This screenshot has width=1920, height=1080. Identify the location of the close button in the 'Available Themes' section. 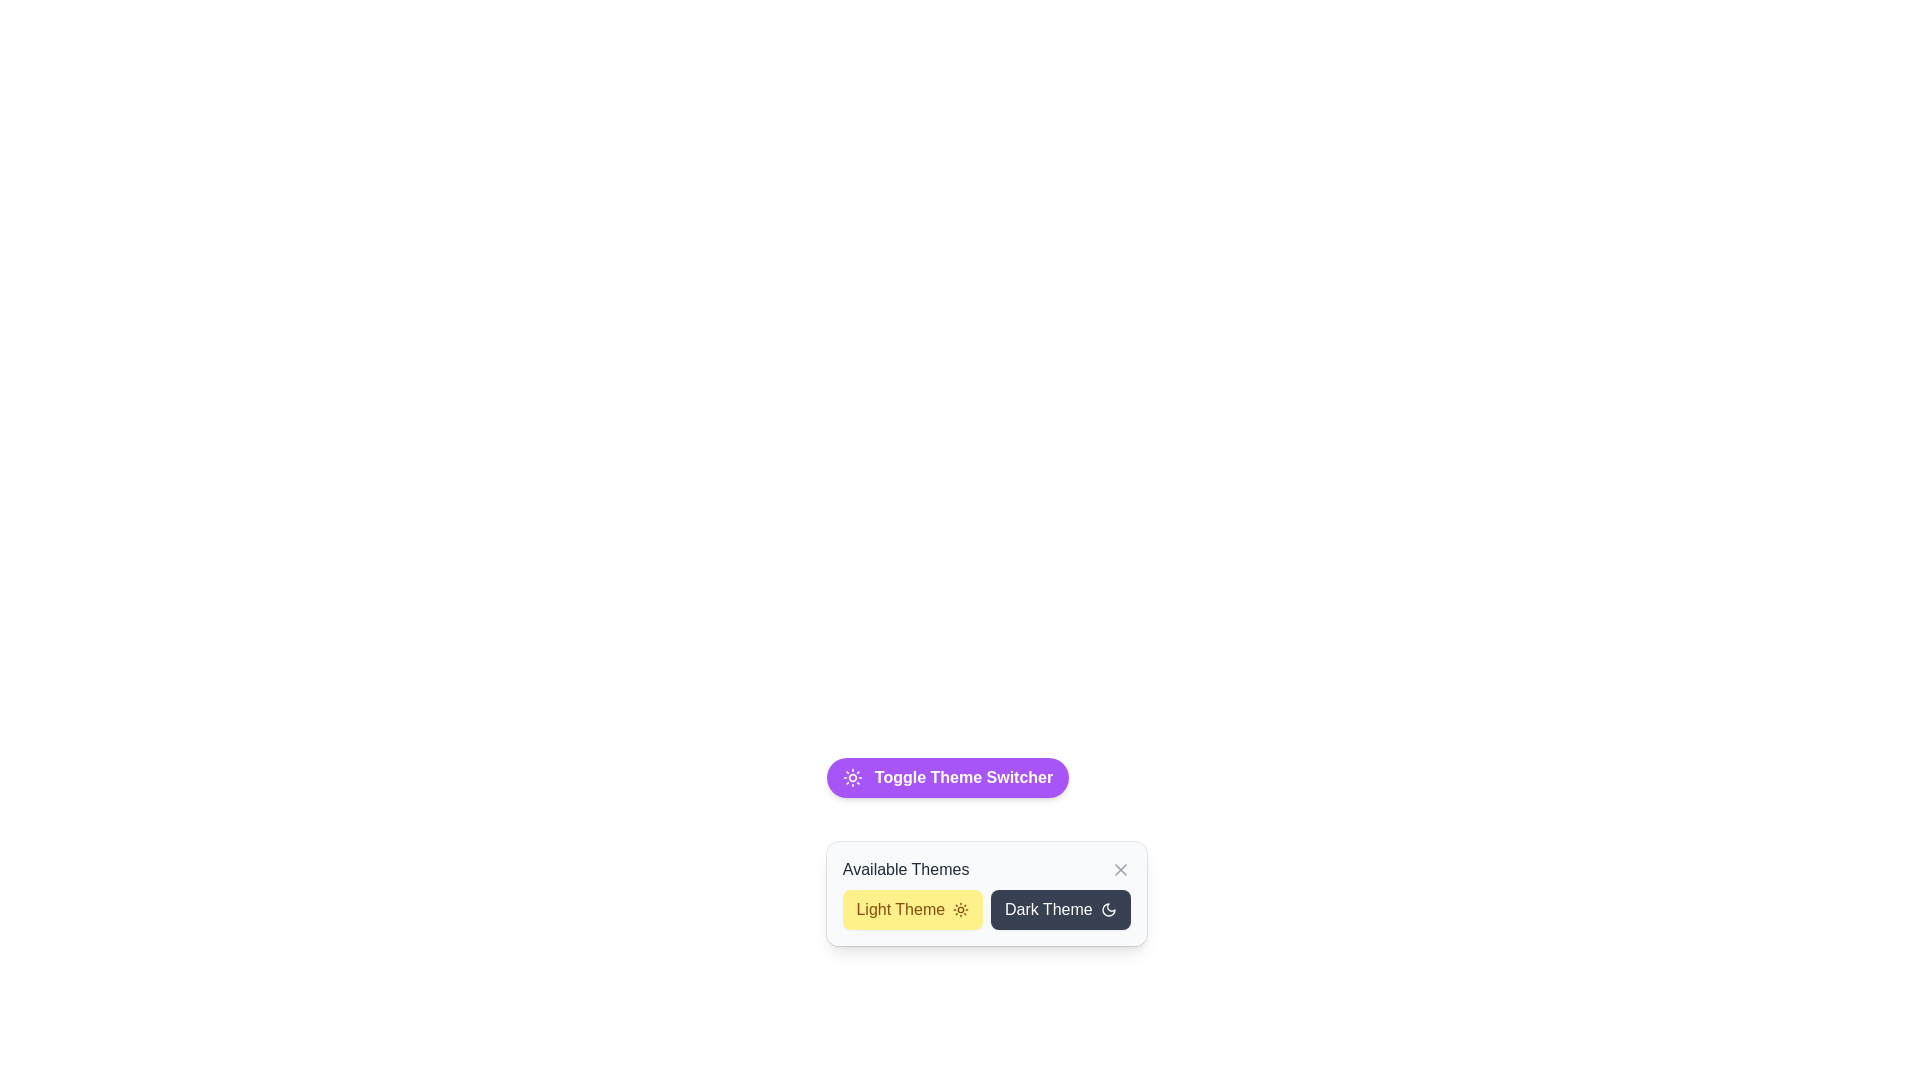
(1120, 869).